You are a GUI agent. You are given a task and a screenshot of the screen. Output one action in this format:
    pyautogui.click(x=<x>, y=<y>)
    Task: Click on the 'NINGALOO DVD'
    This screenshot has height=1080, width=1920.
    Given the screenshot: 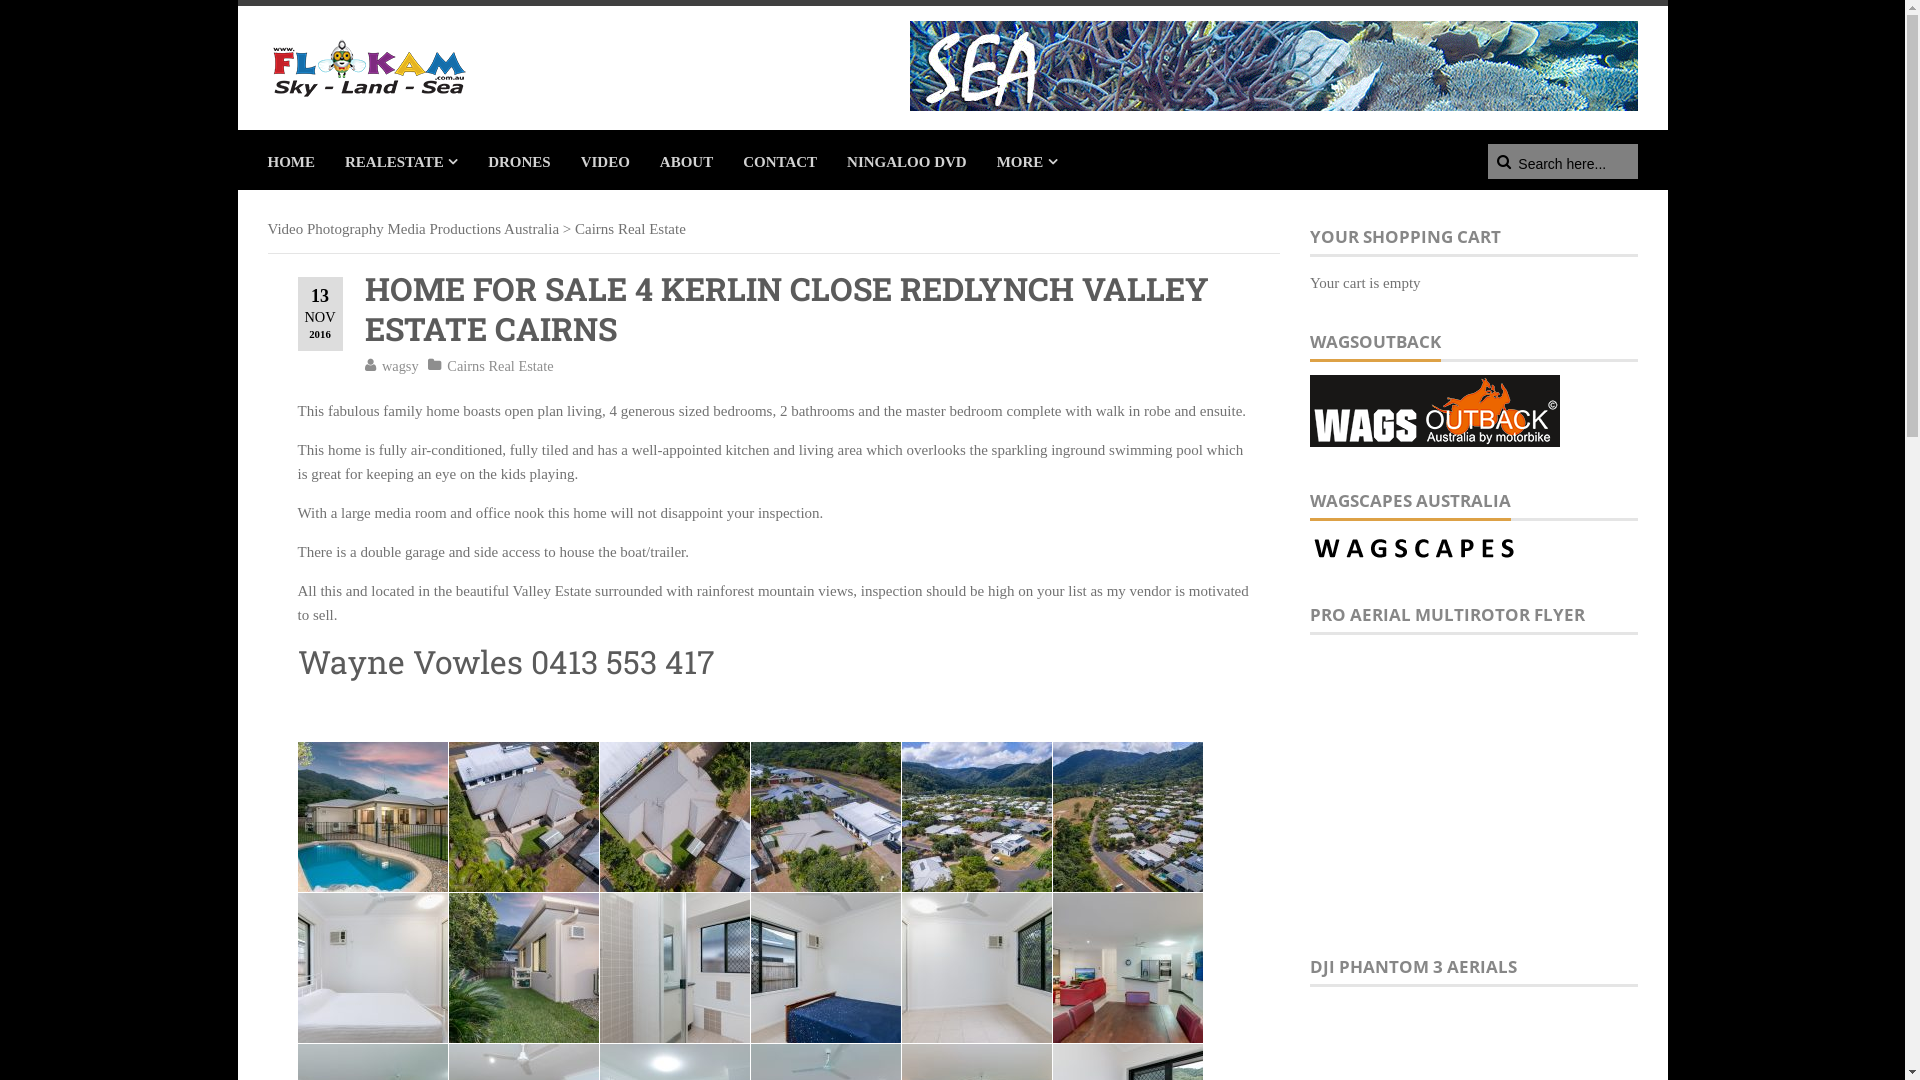 What is the action you would take?
    pyautogui.click(x=906, y=158)
    